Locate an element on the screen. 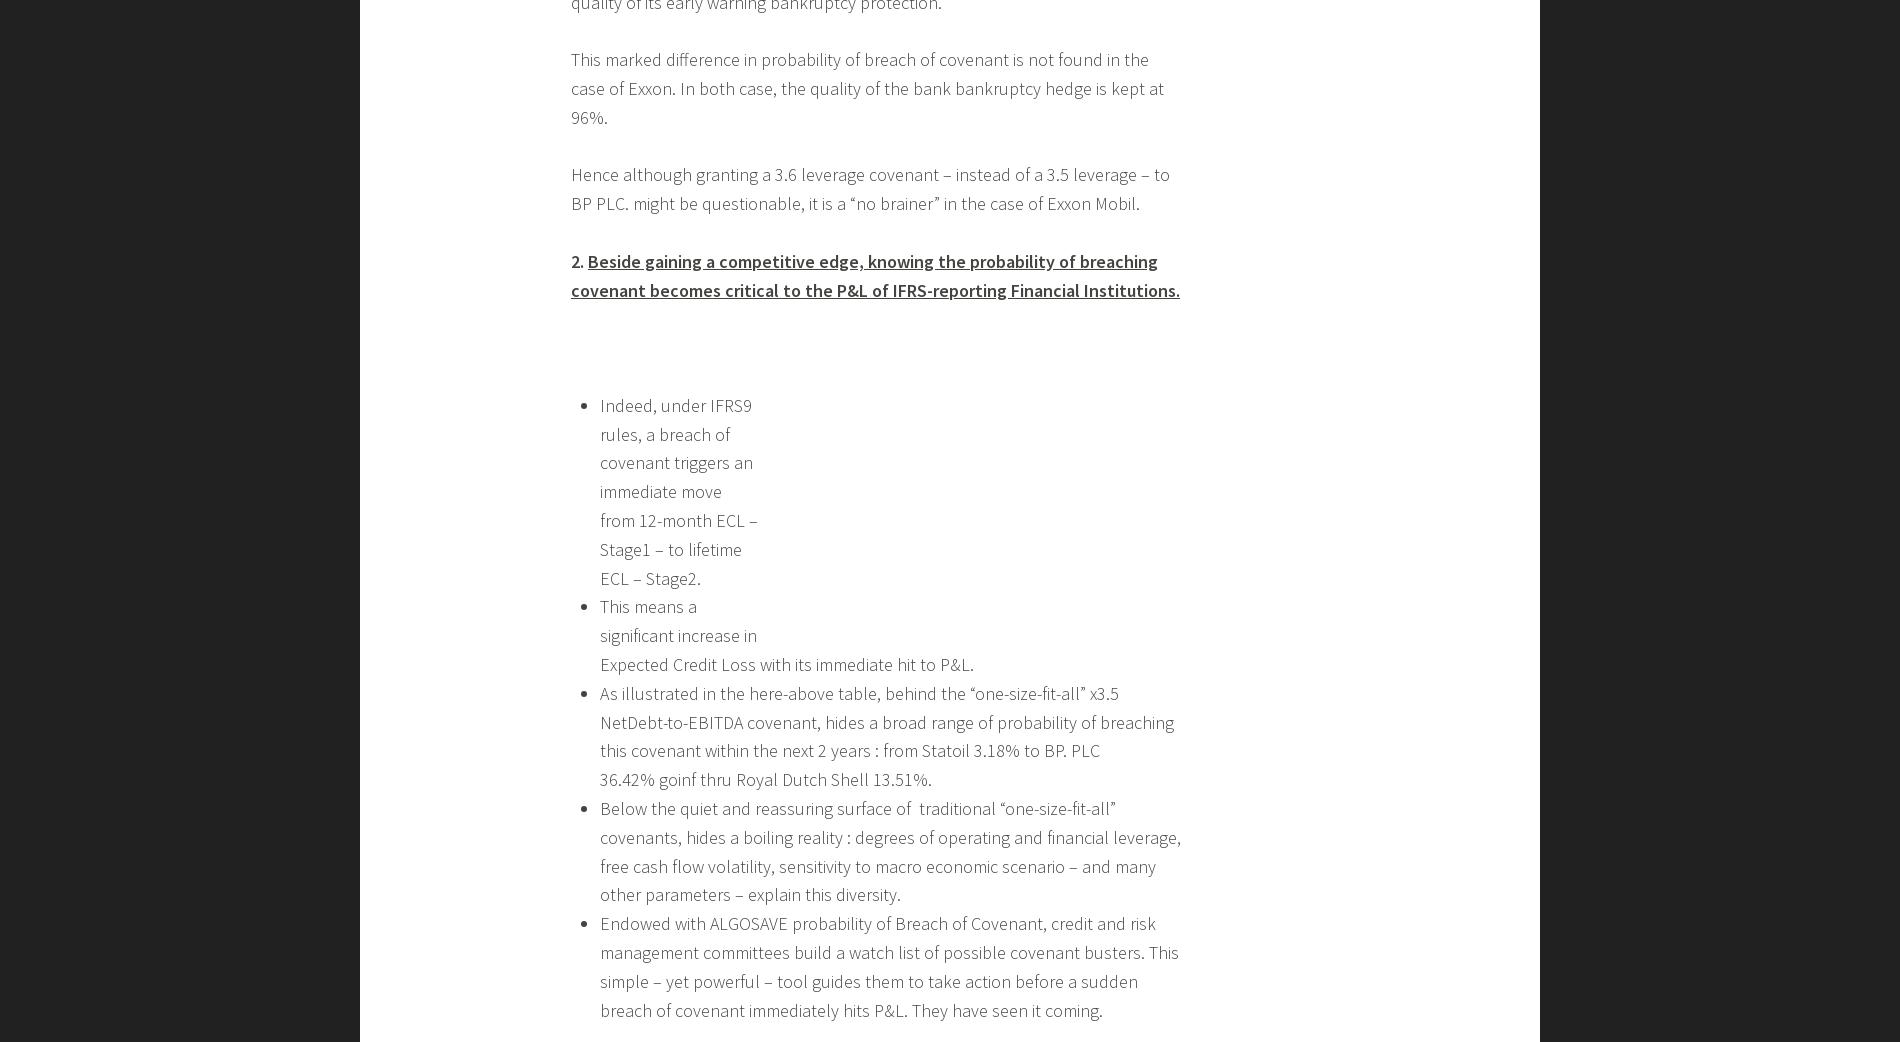 The height and width of the screenshot is (1042, 1900). 'Indeed, the probability of breaching the x3.5 NetDebt to EBITDA covenant stands at 8.09% and drops to 7.01% (a 13% drop) at x3.6. The Bank will “miss” 13% of the total covenant breaching events when granting a x3.6 instead of a x3.5 turn of leverage covenant.' is located at coordinates (875, 699).